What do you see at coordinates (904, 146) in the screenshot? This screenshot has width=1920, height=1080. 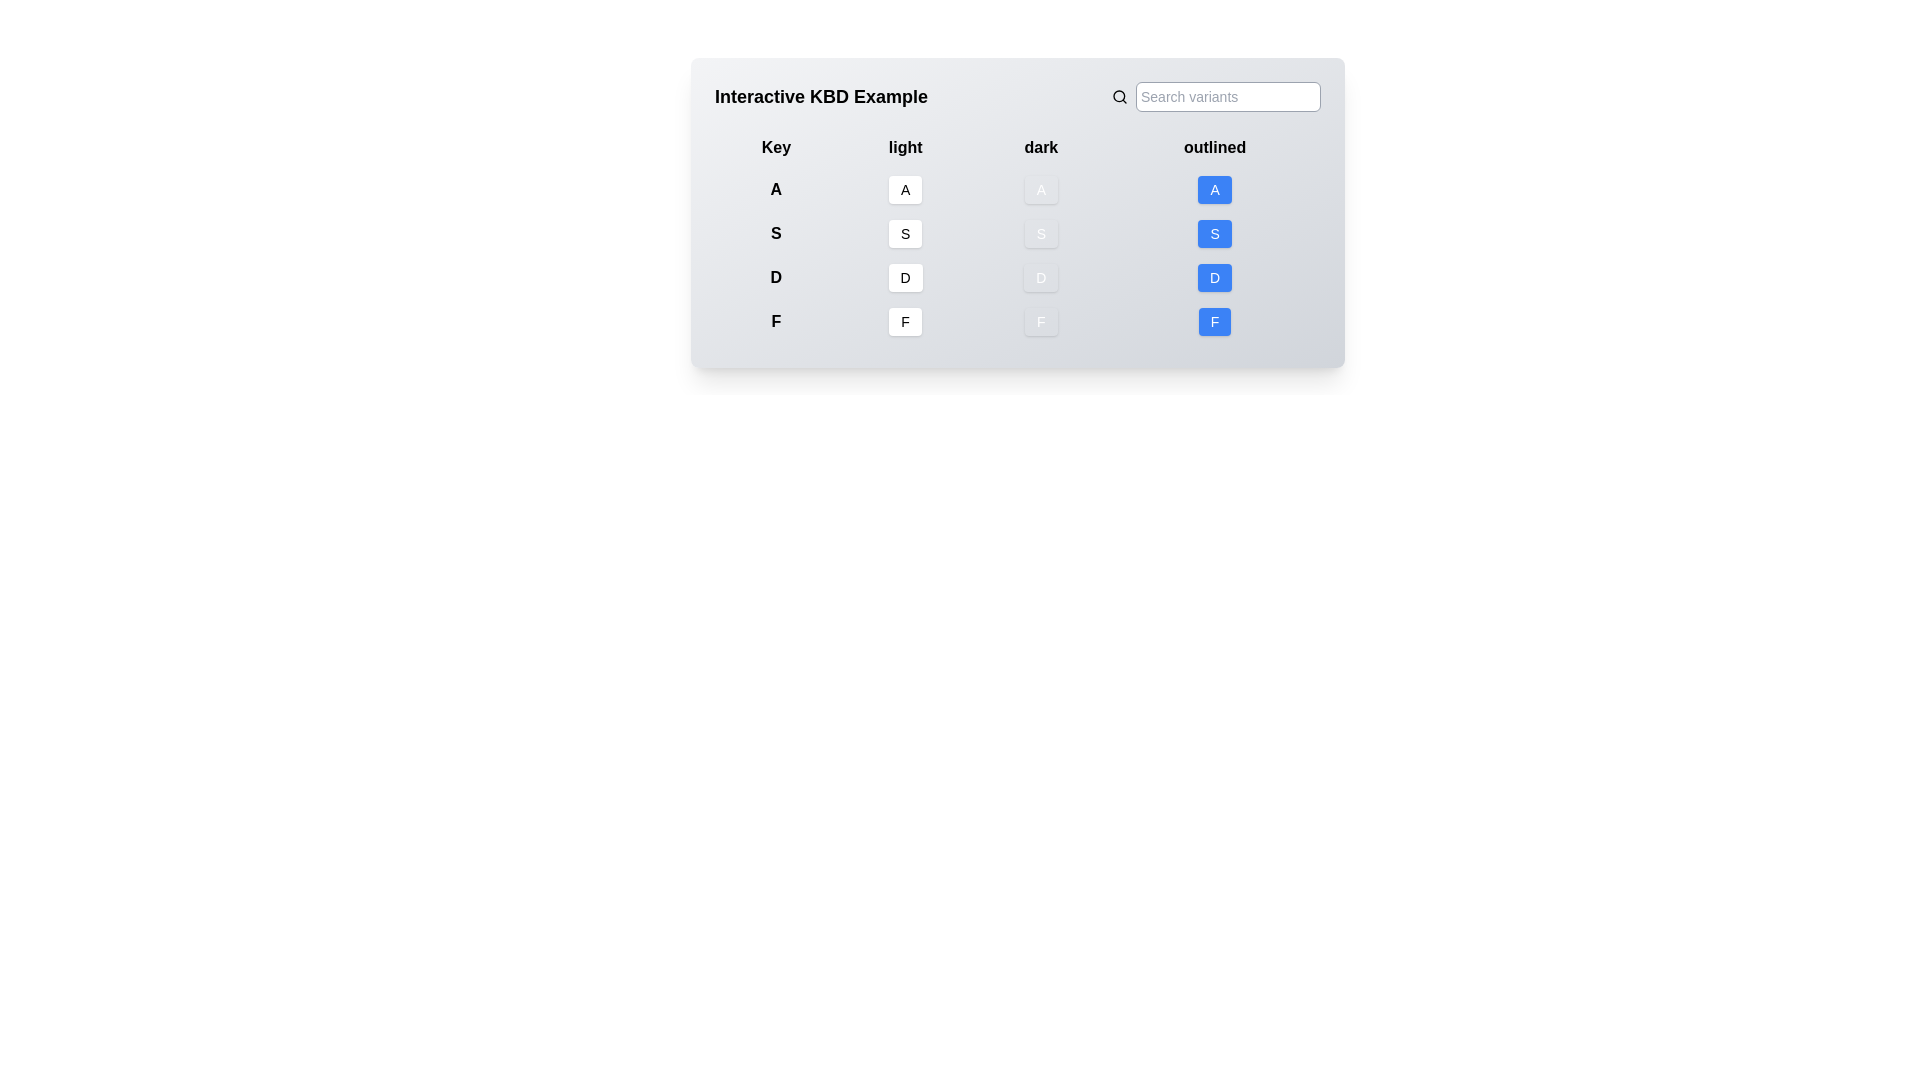 I see `the text label displaying 'light' in bold format, which is the second label in a horizontal group of labels, positioned under the header 'Interactive KBD Example'` at bounding box center [904, 146].